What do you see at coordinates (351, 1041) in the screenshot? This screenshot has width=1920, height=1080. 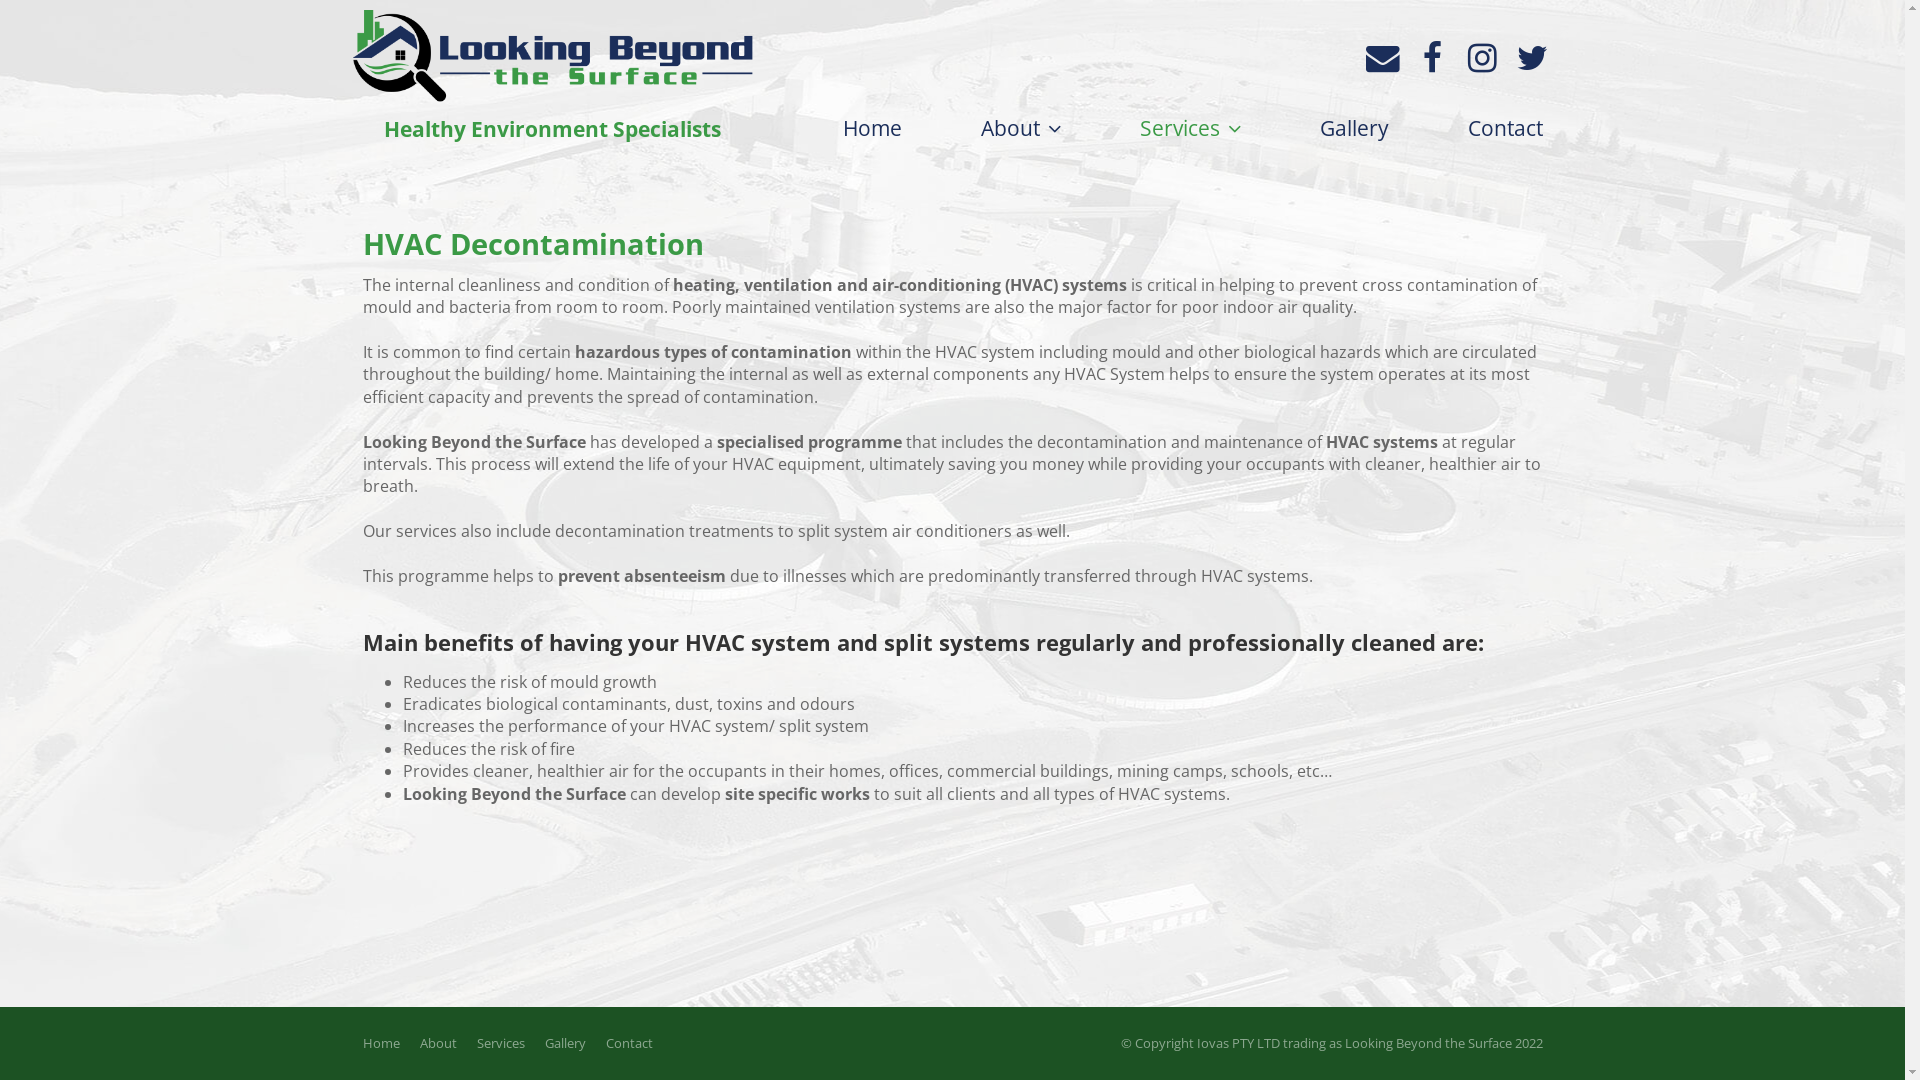 I see `'Home'` at bounding box center [351, 1041].